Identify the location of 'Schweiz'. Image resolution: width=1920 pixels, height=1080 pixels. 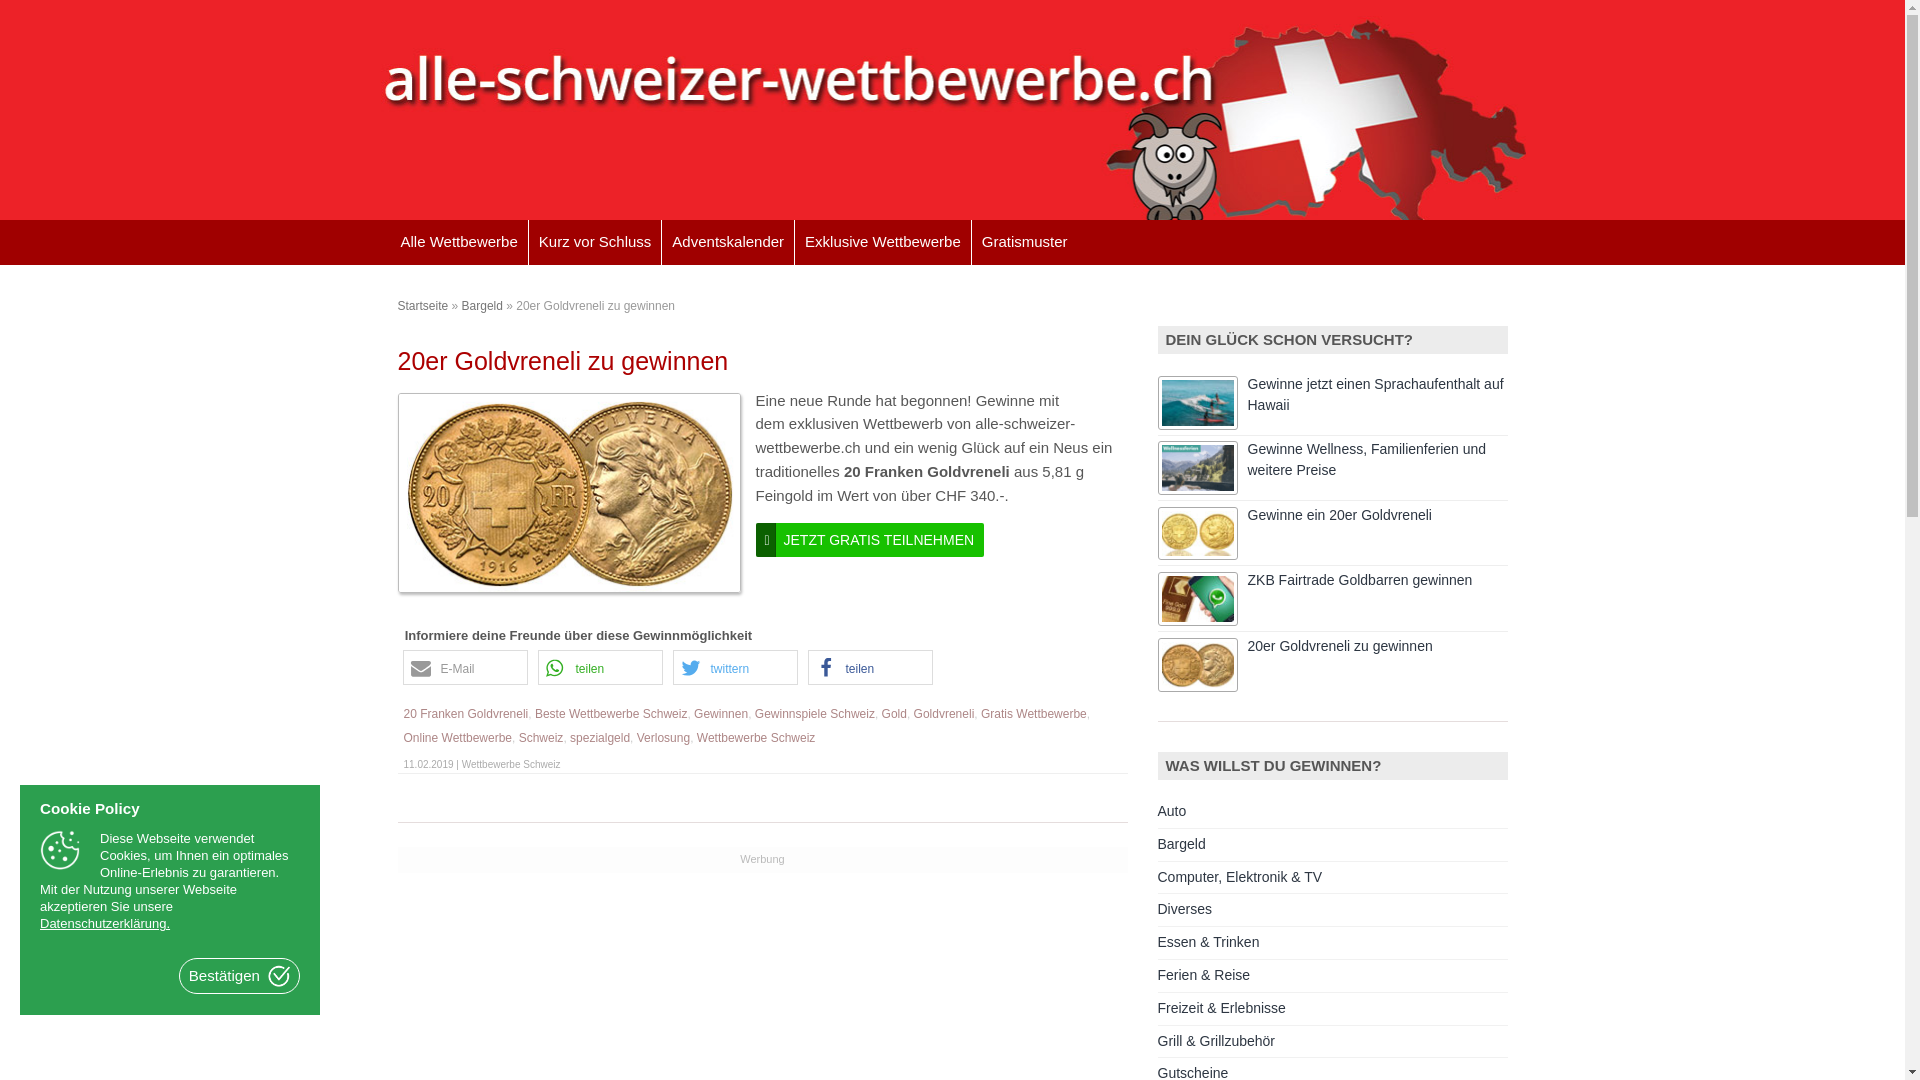
(541, 737).